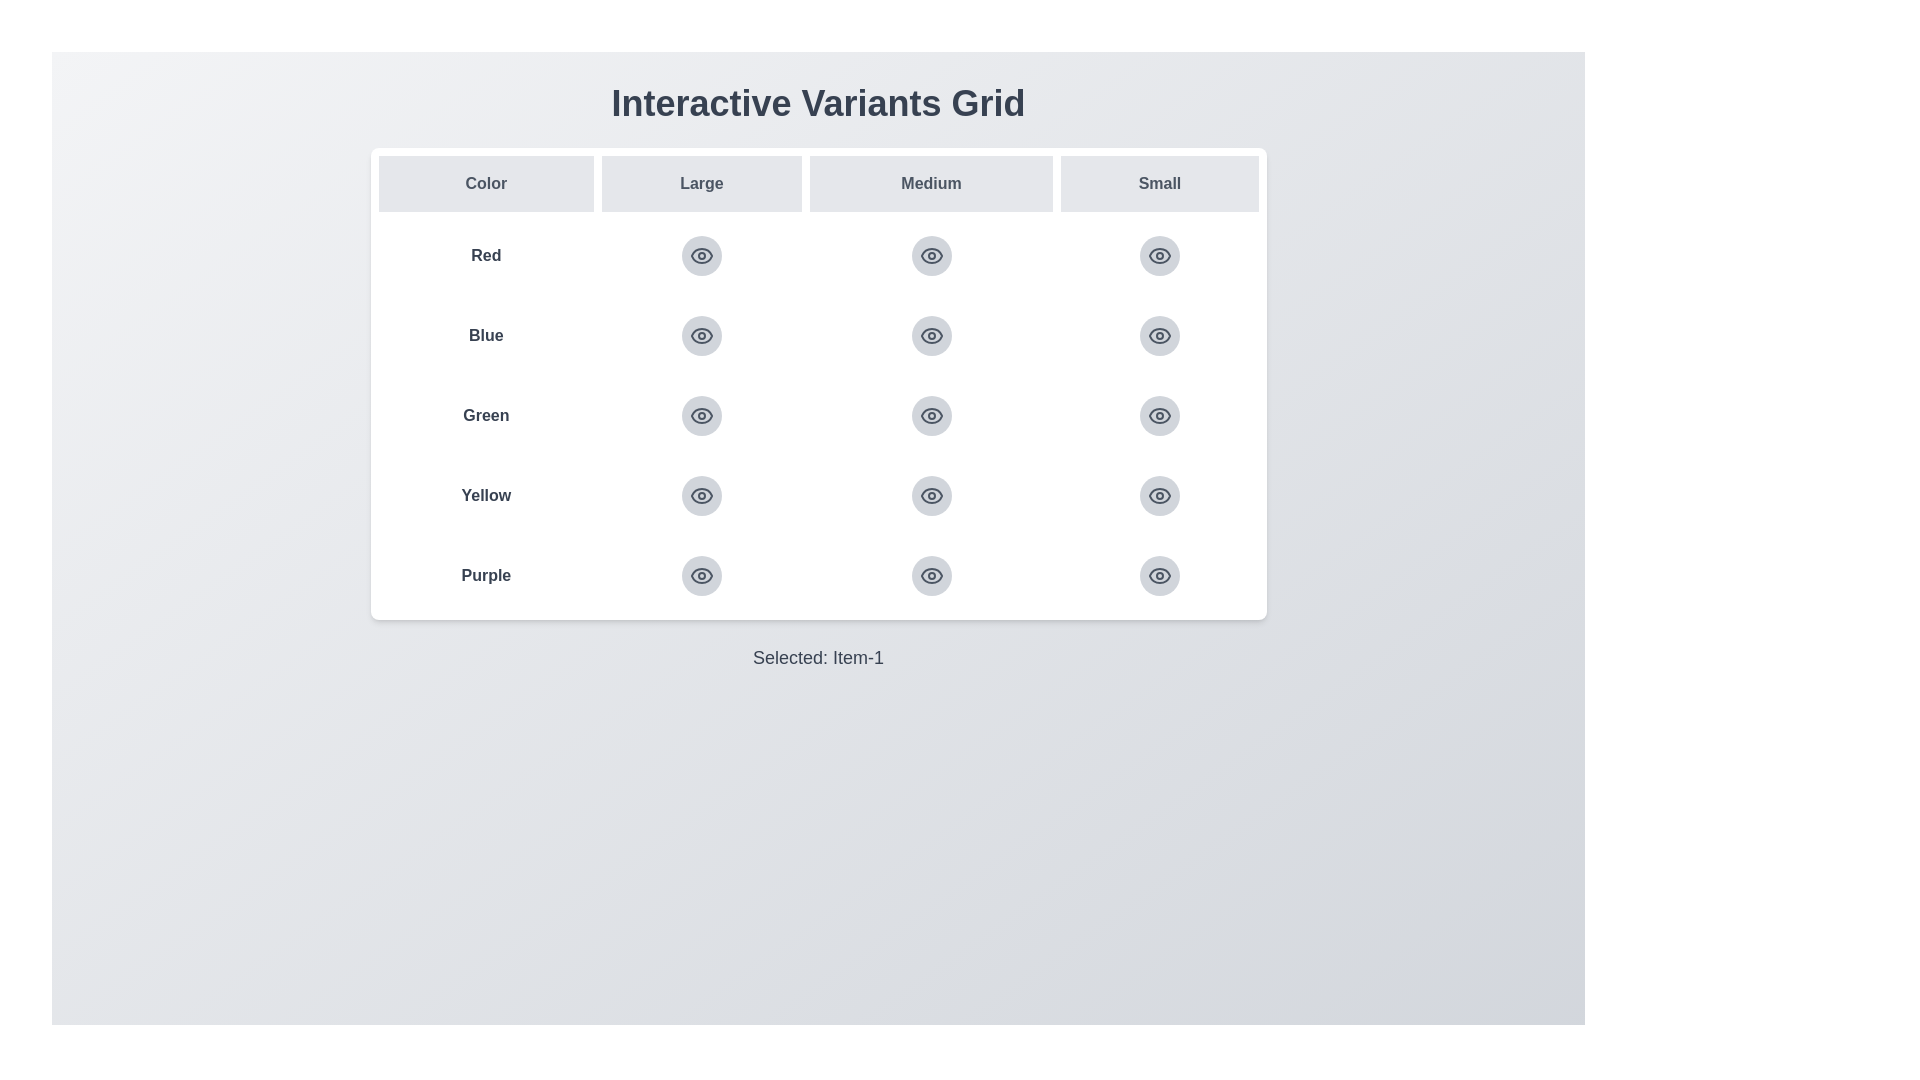 The height and width of the screenshot is (1080, 1920). Describe the element at coordinates (701, 415) in the screenshot. I see `the toggle button for managing visibility settings related to the 'Green, Large' category` at that location.